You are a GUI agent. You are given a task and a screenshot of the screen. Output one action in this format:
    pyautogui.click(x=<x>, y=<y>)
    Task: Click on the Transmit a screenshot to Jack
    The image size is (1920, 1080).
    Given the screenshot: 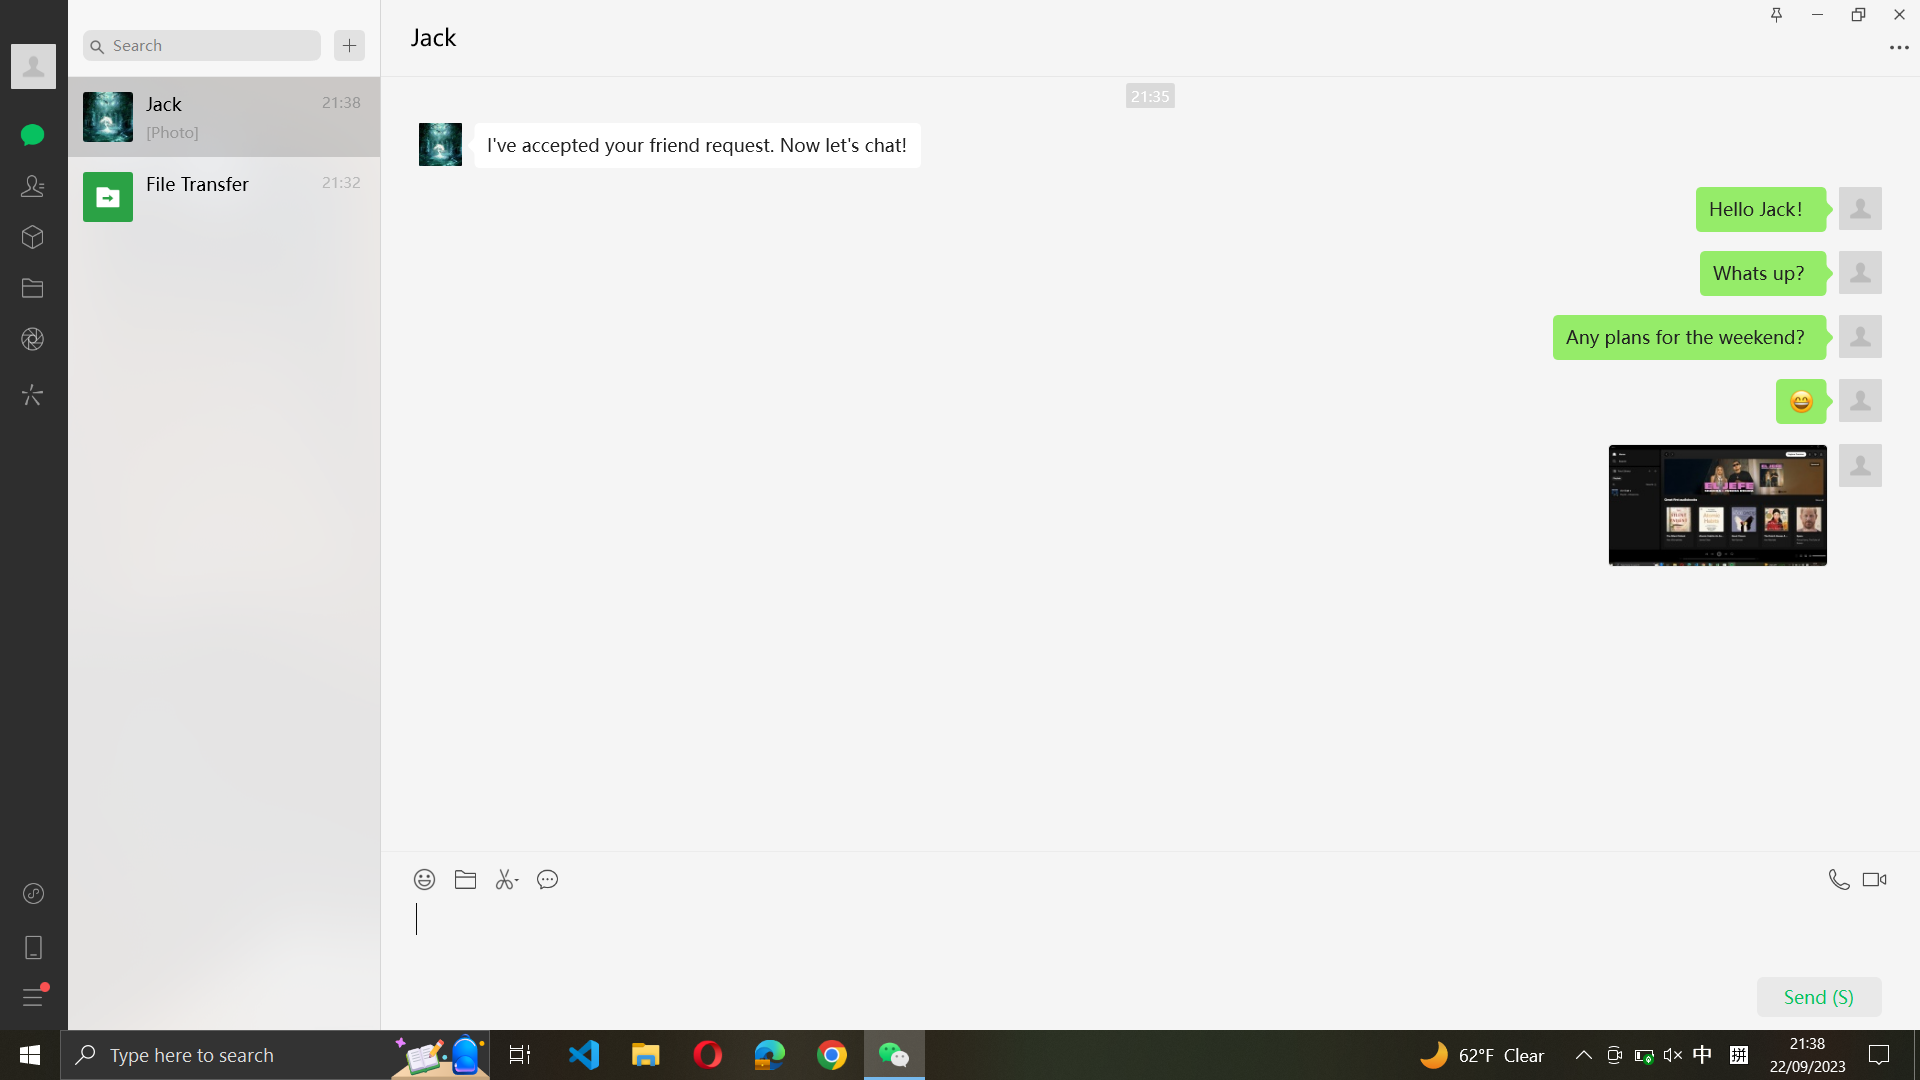 What is the action you would take?
    pyautogui.click(x=509, y=873)
    